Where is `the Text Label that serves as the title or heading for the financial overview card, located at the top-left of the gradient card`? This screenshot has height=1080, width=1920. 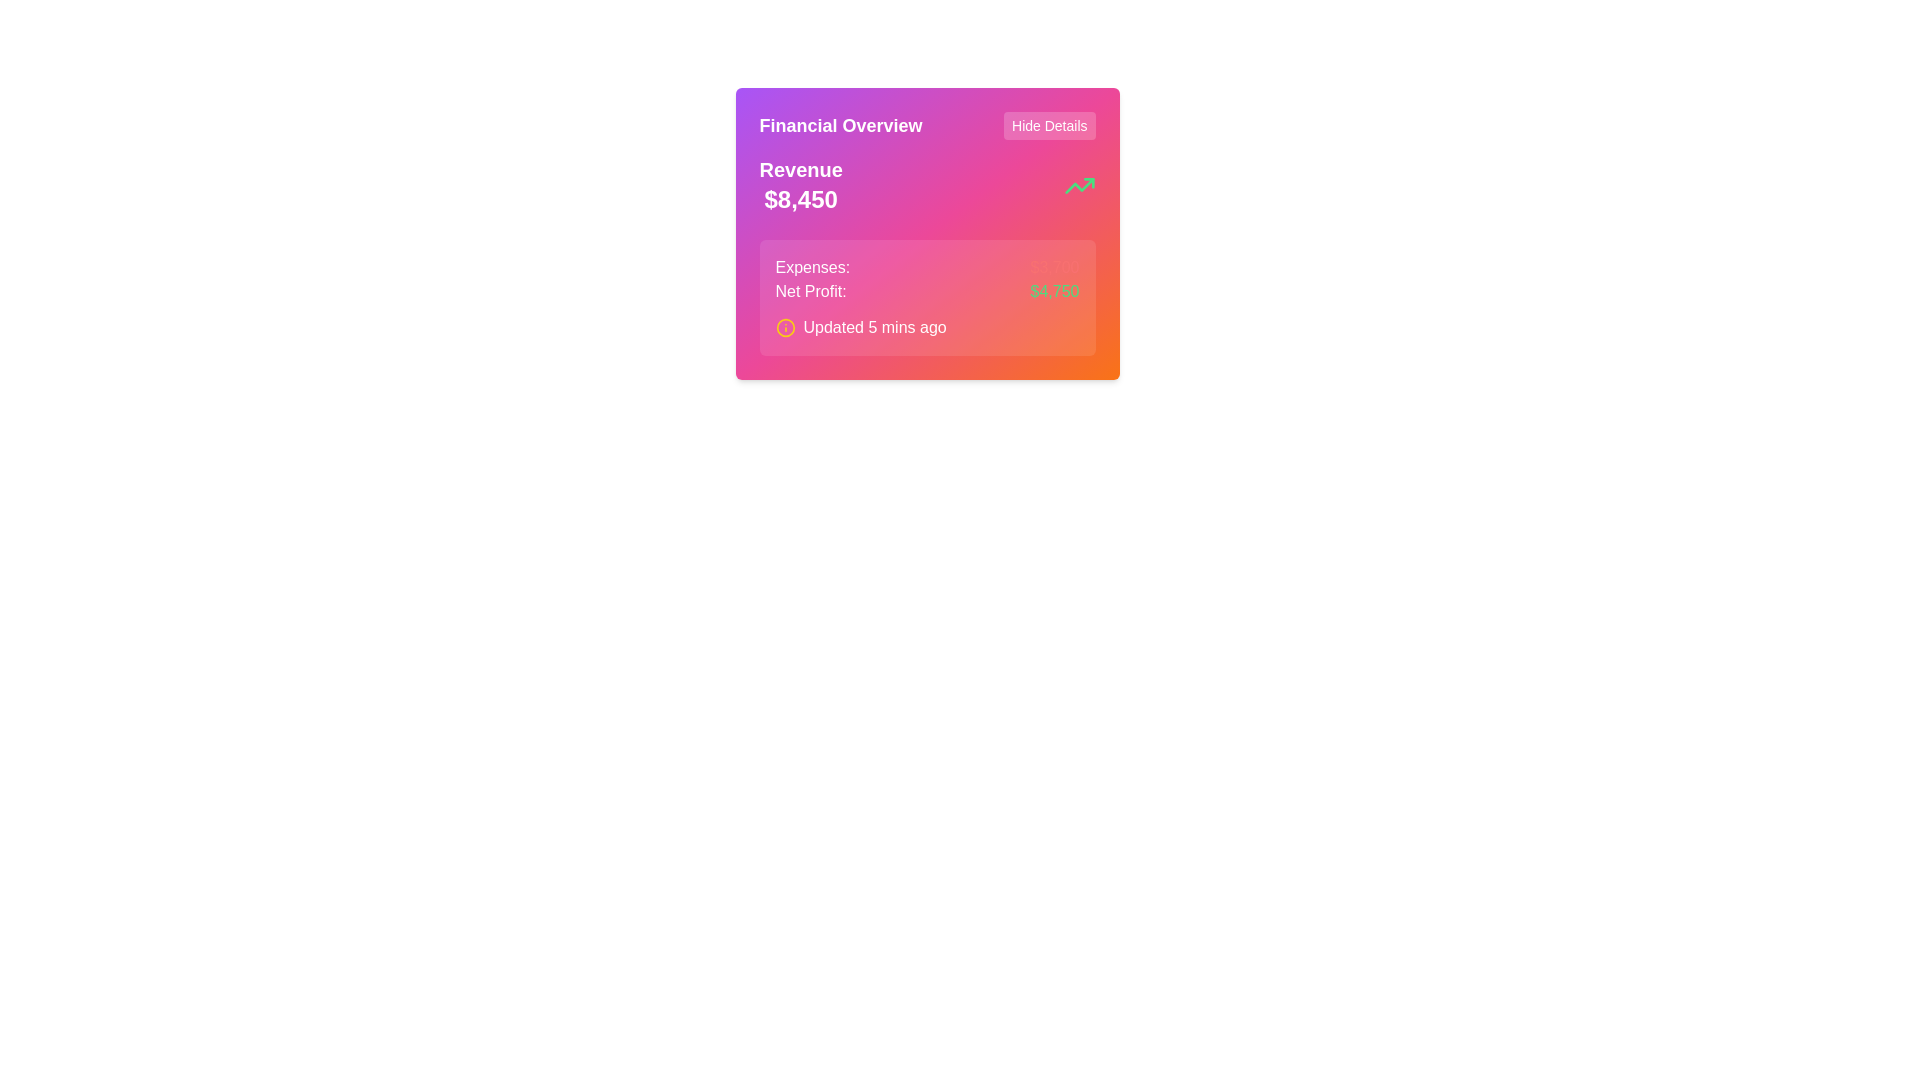
the Text Label that serves as the title or heading for the financial overview card, located at the top-left of the gradient card is located at coordinates (840, 126).